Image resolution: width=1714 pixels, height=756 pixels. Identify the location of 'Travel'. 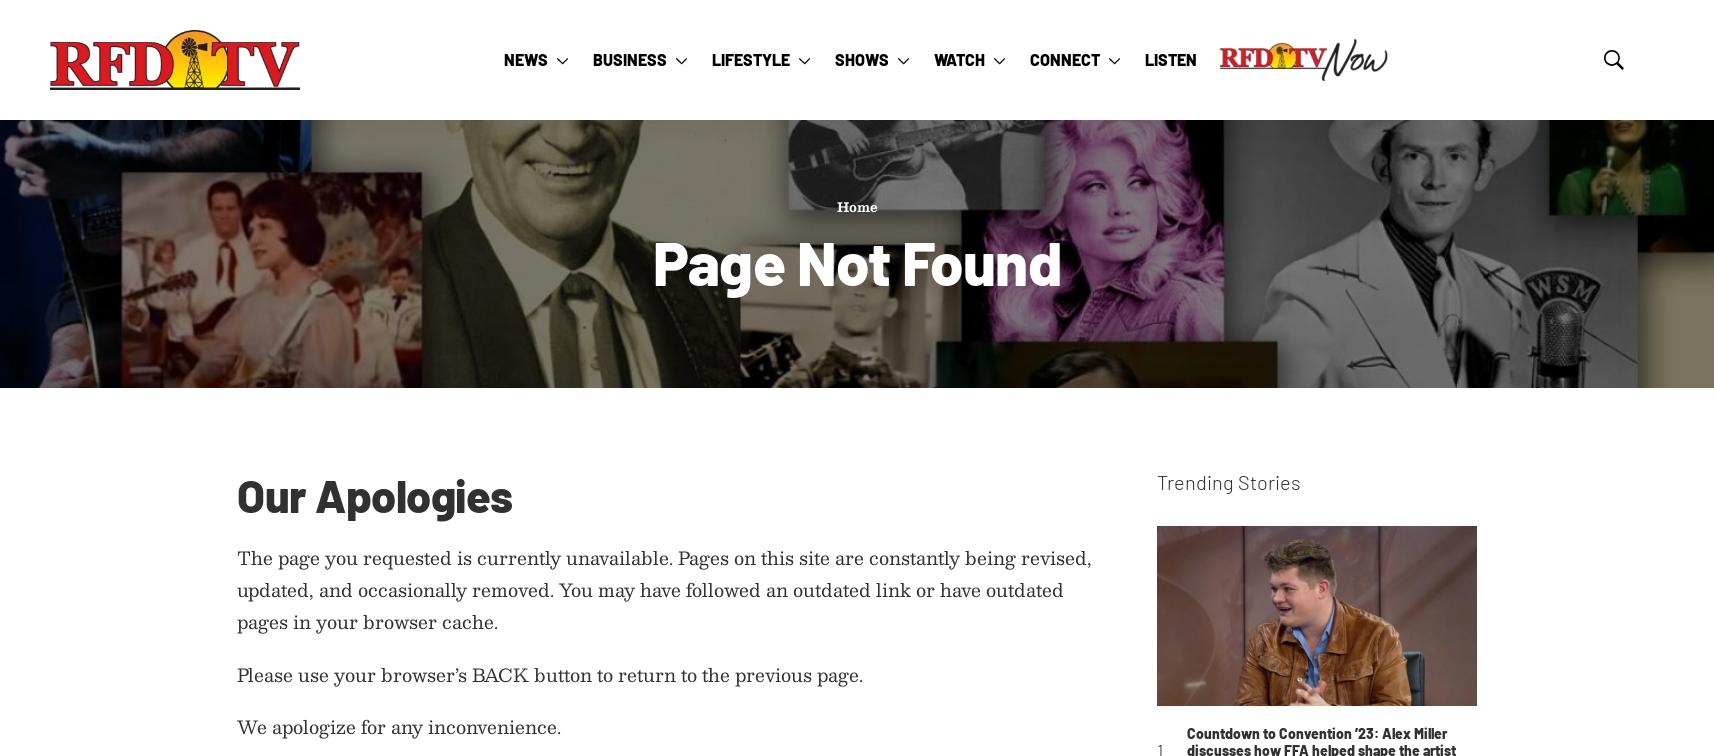
(739, 325).